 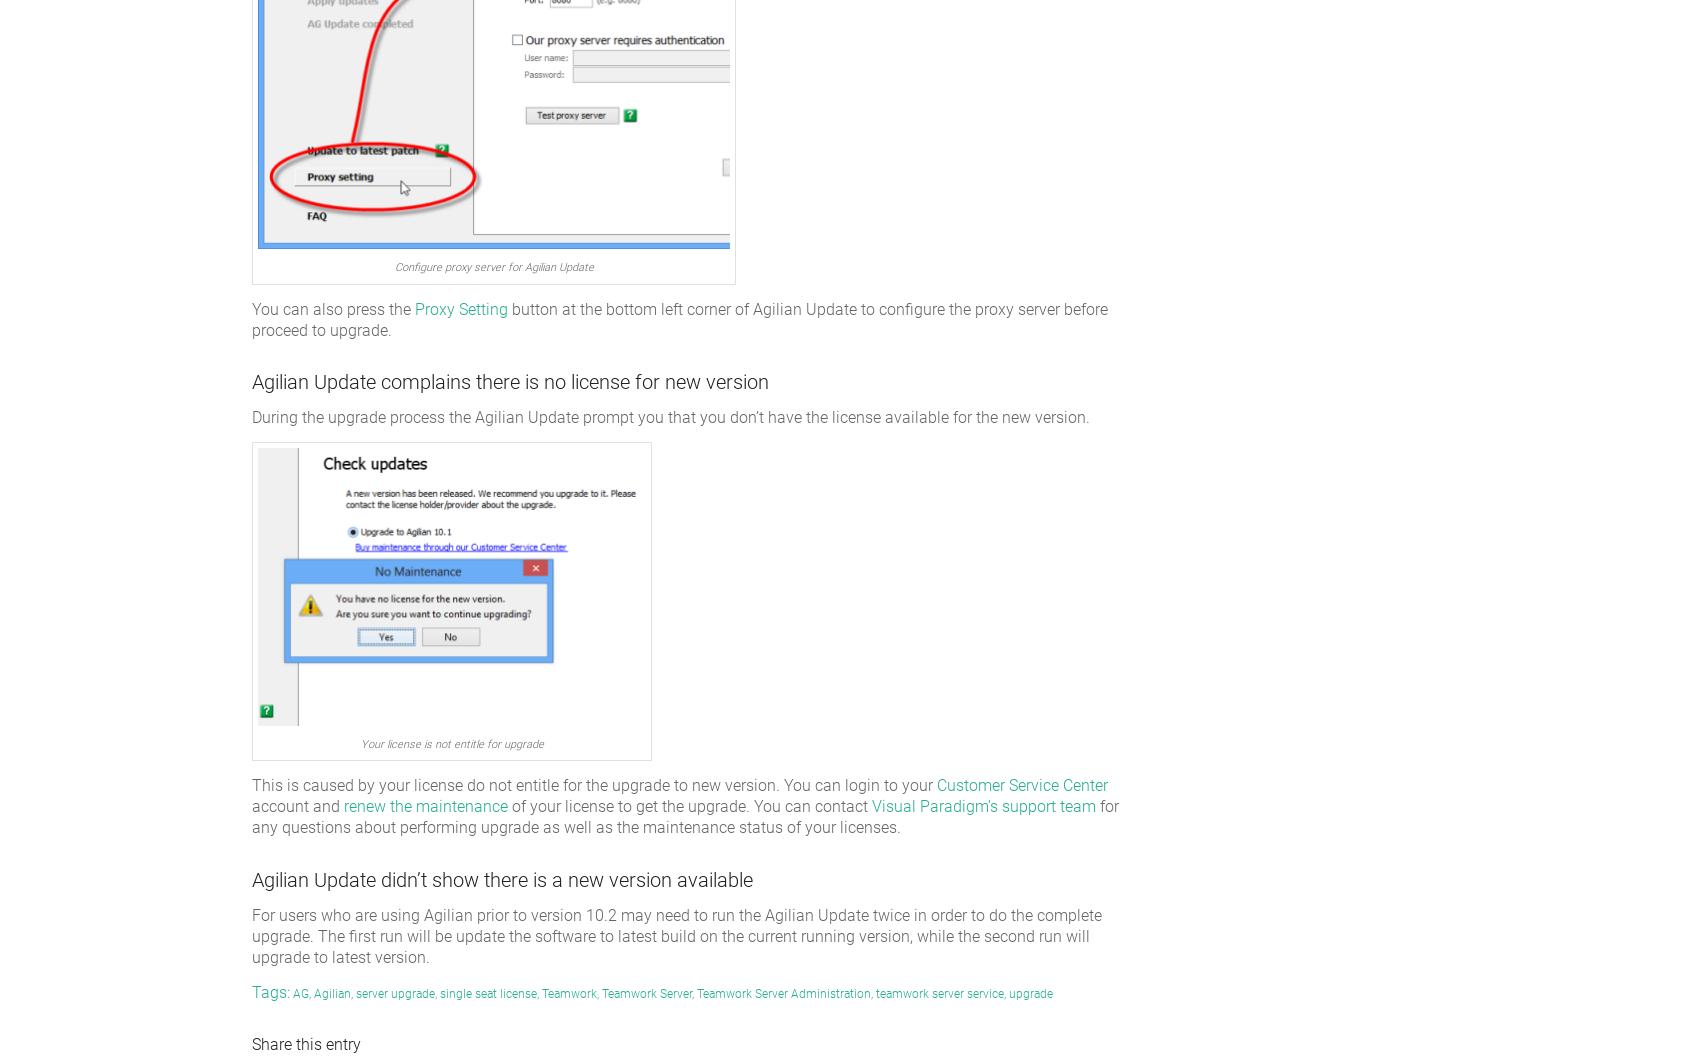 What do you see at coordinates (509, 381) in the screenshot?
I see `'Agilian Update complains there is no license for new version'` at bounding box center [509, 381].